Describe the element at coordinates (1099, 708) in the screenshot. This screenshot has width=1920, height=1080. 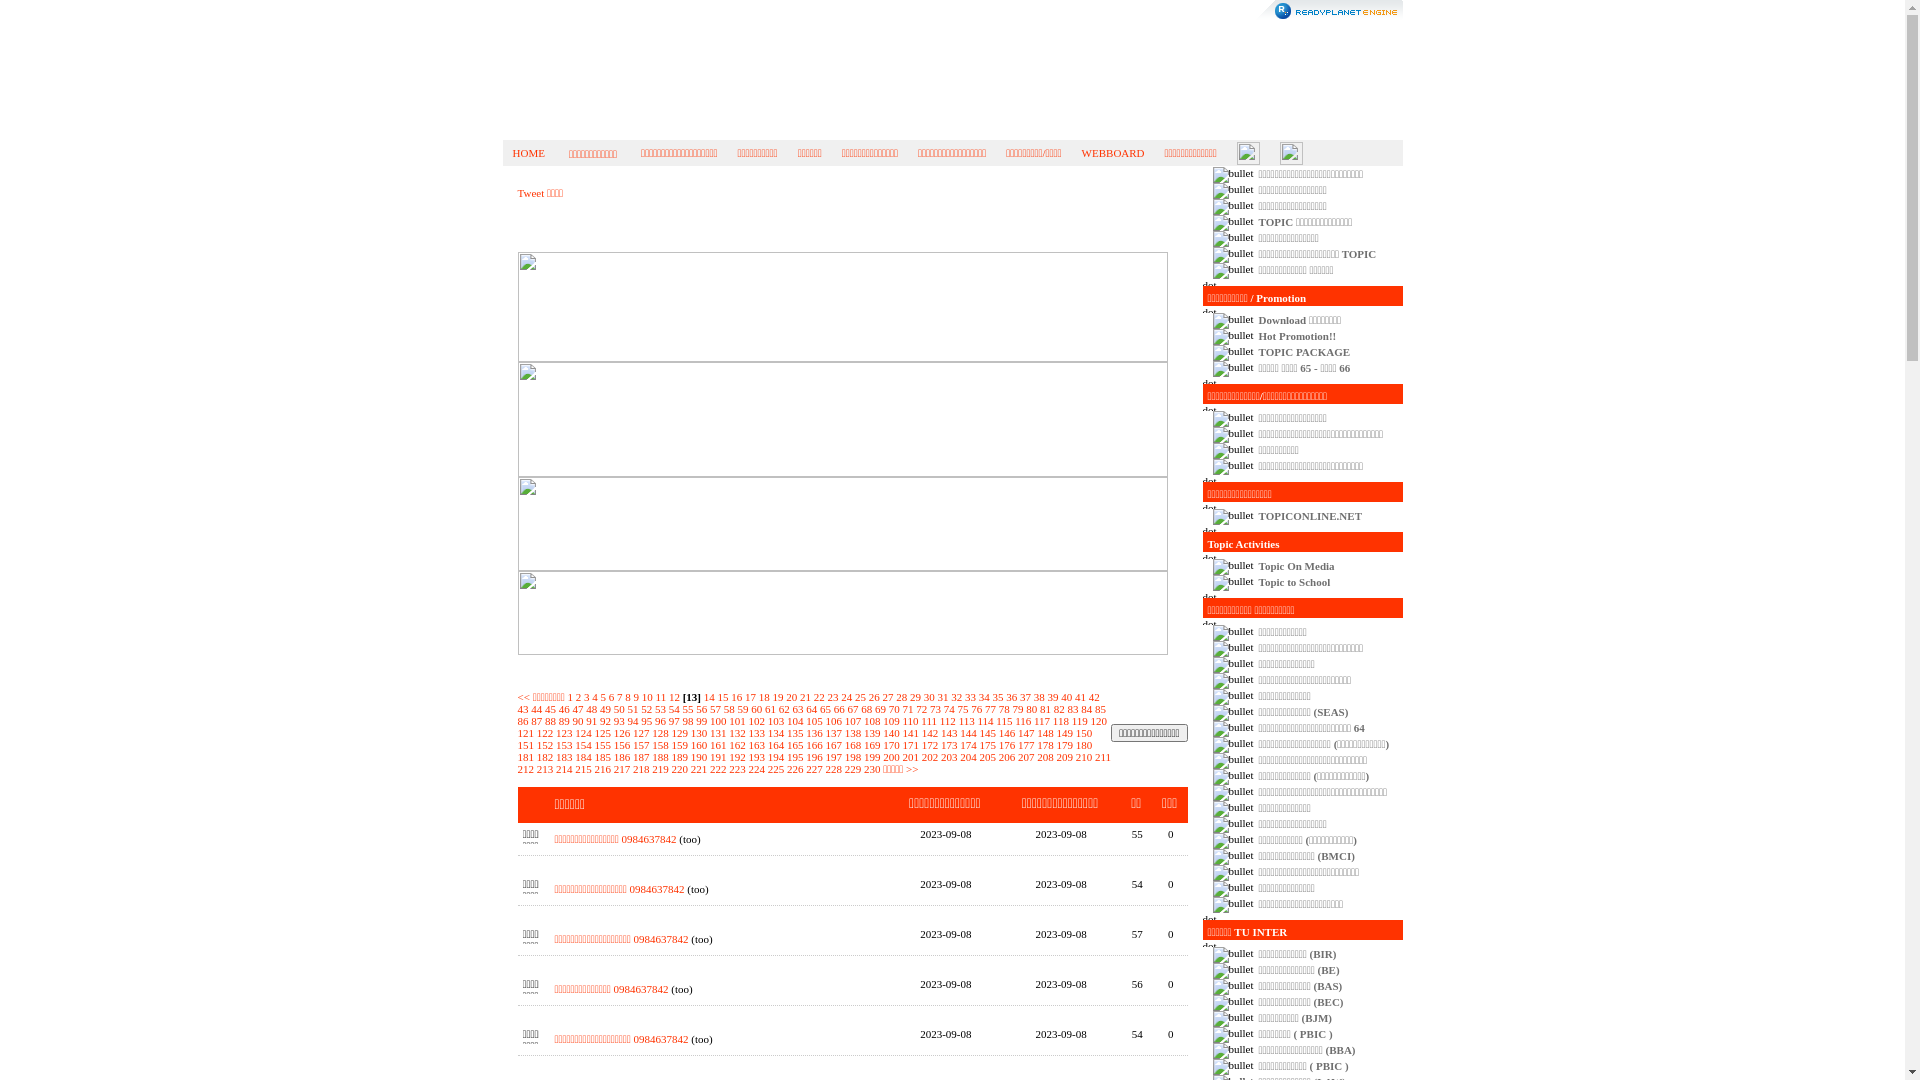
I see `'85'` at that location.